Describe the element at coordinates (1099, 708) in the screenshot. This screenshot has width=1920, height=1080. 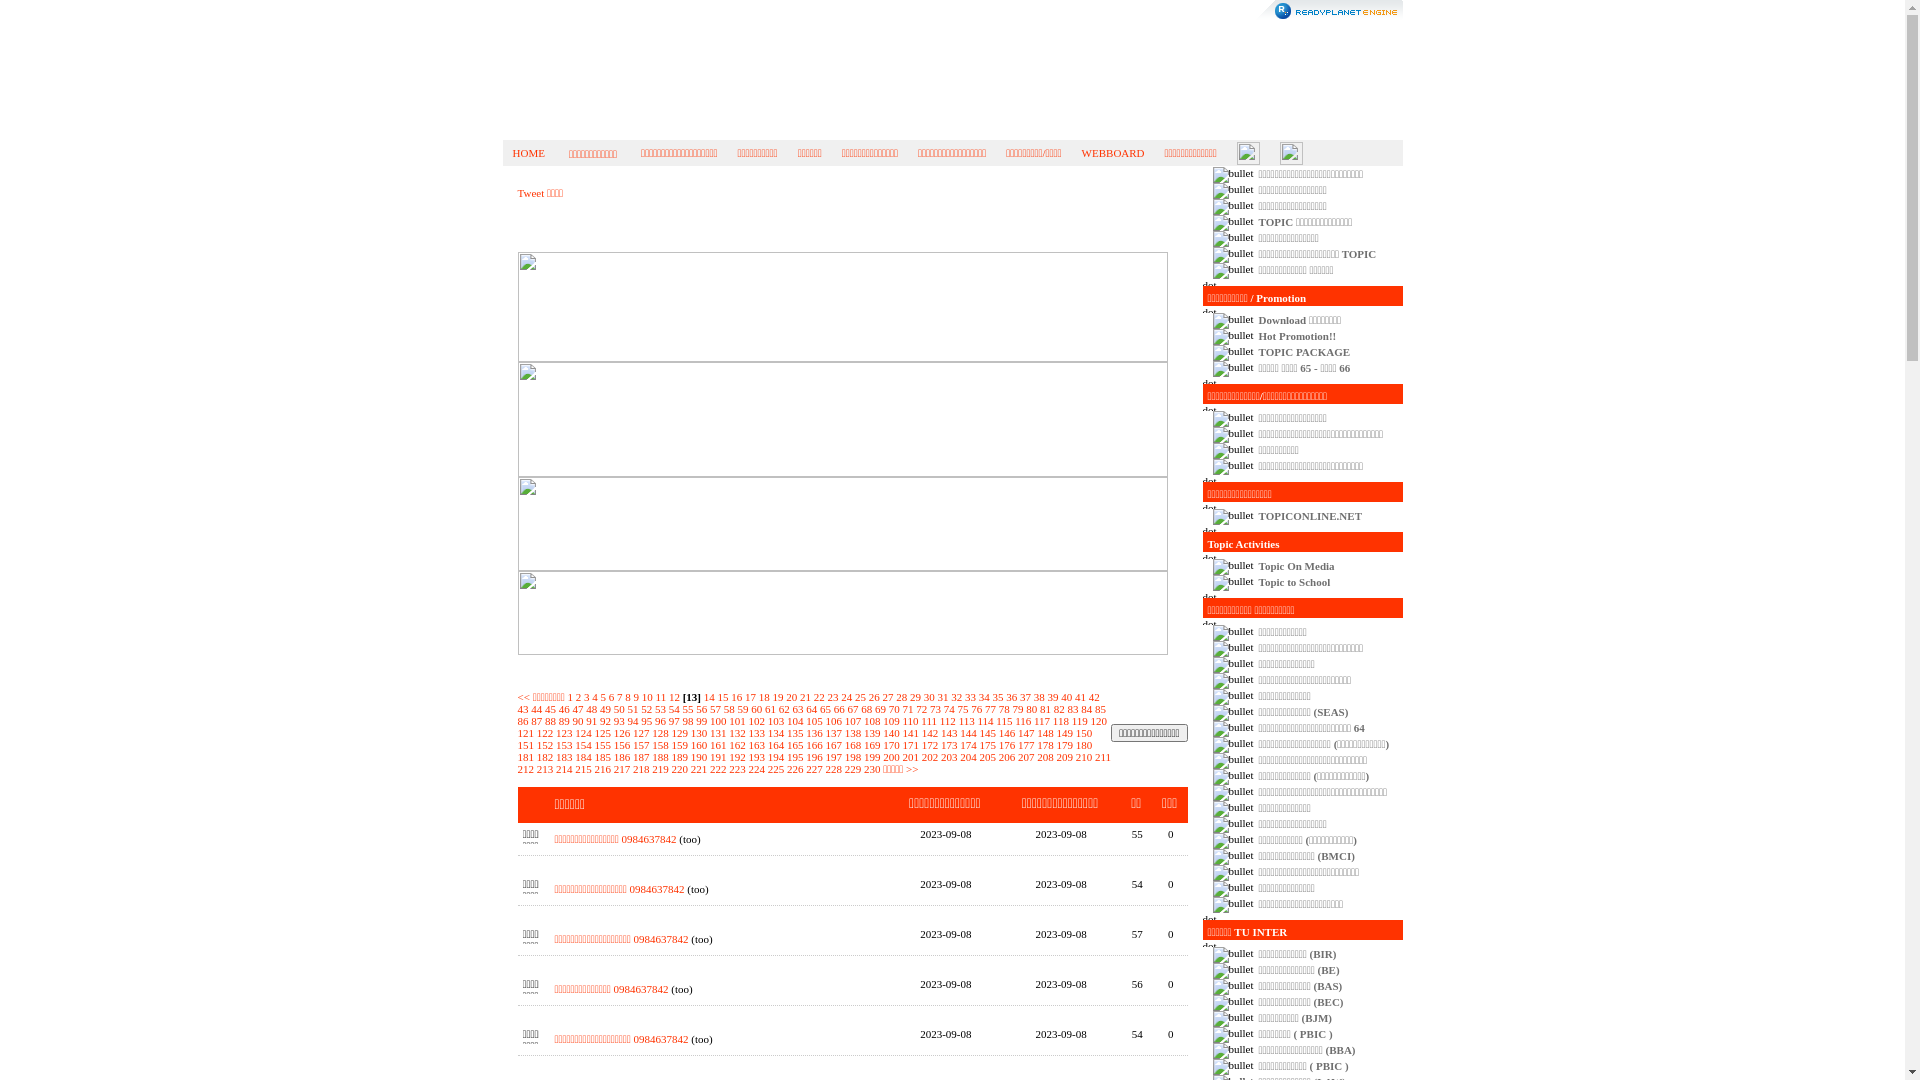
I see `'85'` at that location.